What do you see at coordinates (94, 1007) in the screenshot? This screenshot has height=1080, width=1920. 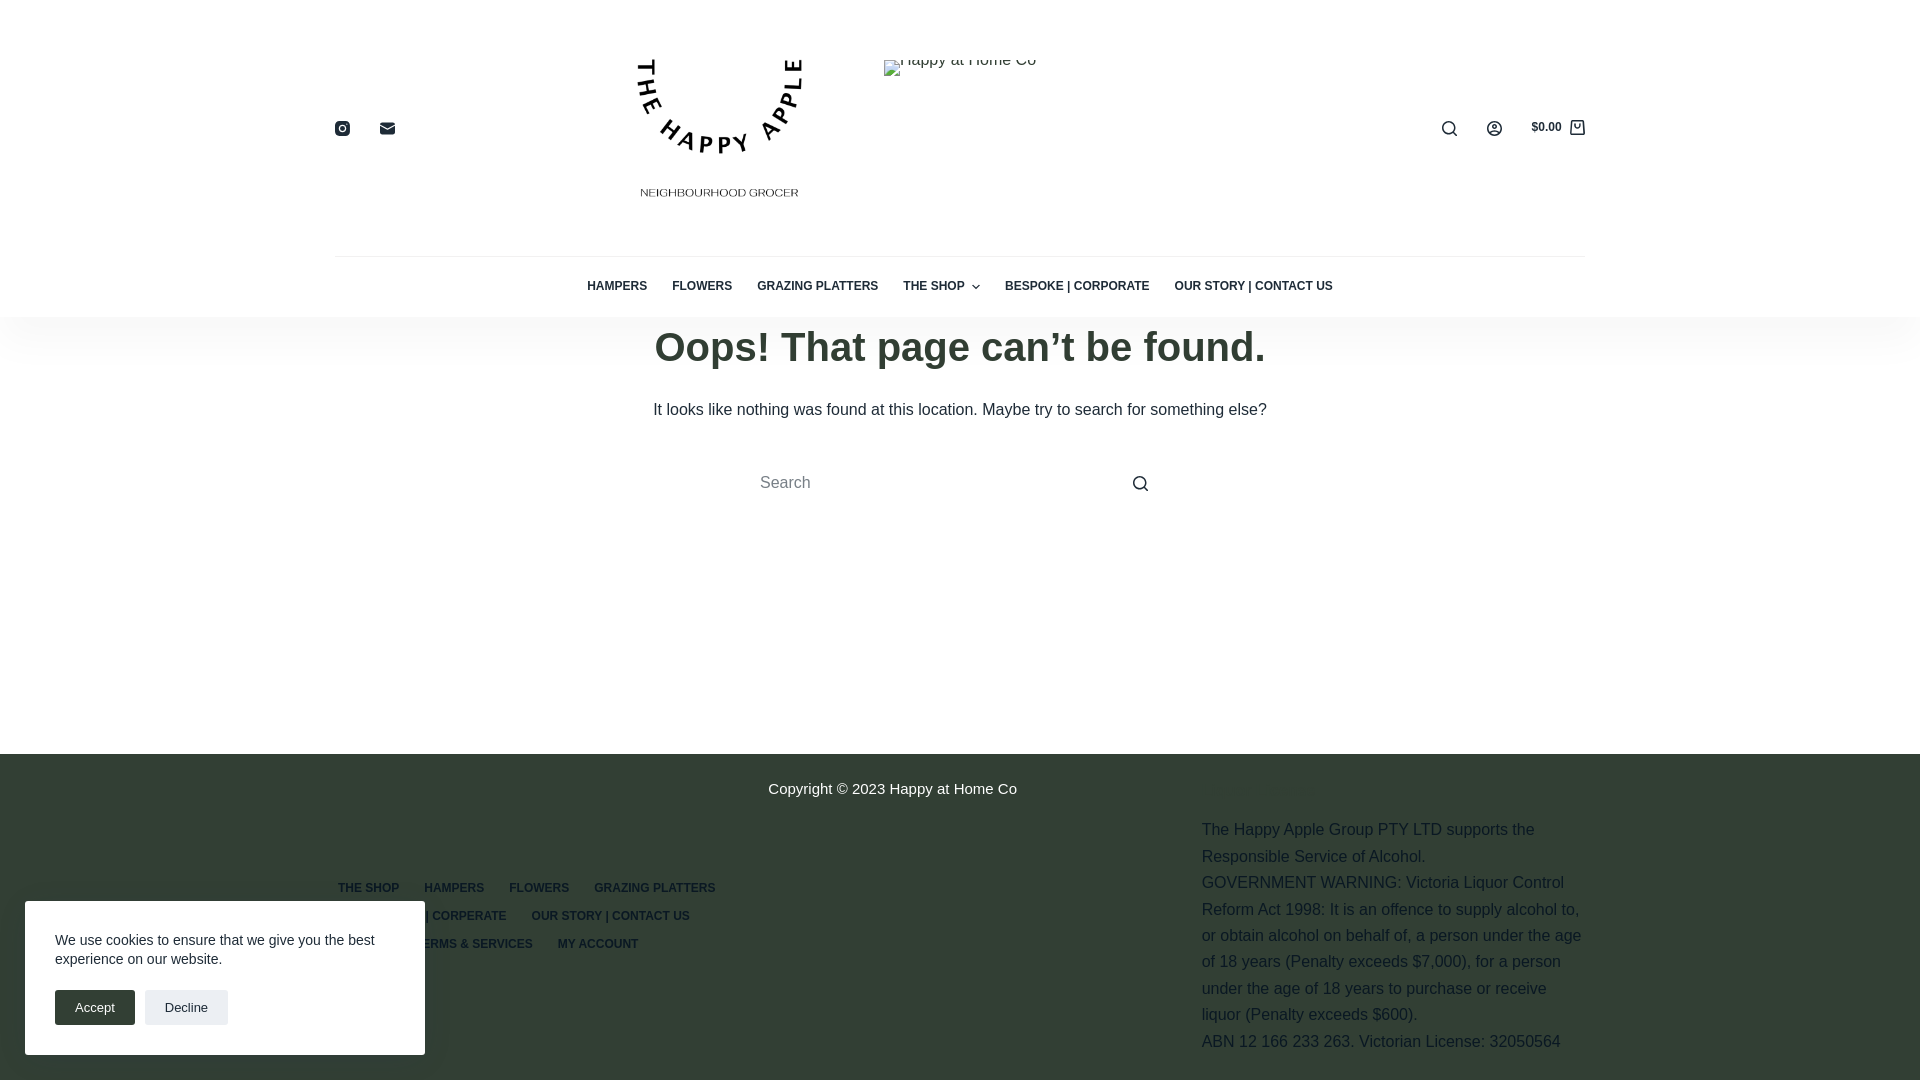 I see `'Accept'` at bounding box center [94, 1007].